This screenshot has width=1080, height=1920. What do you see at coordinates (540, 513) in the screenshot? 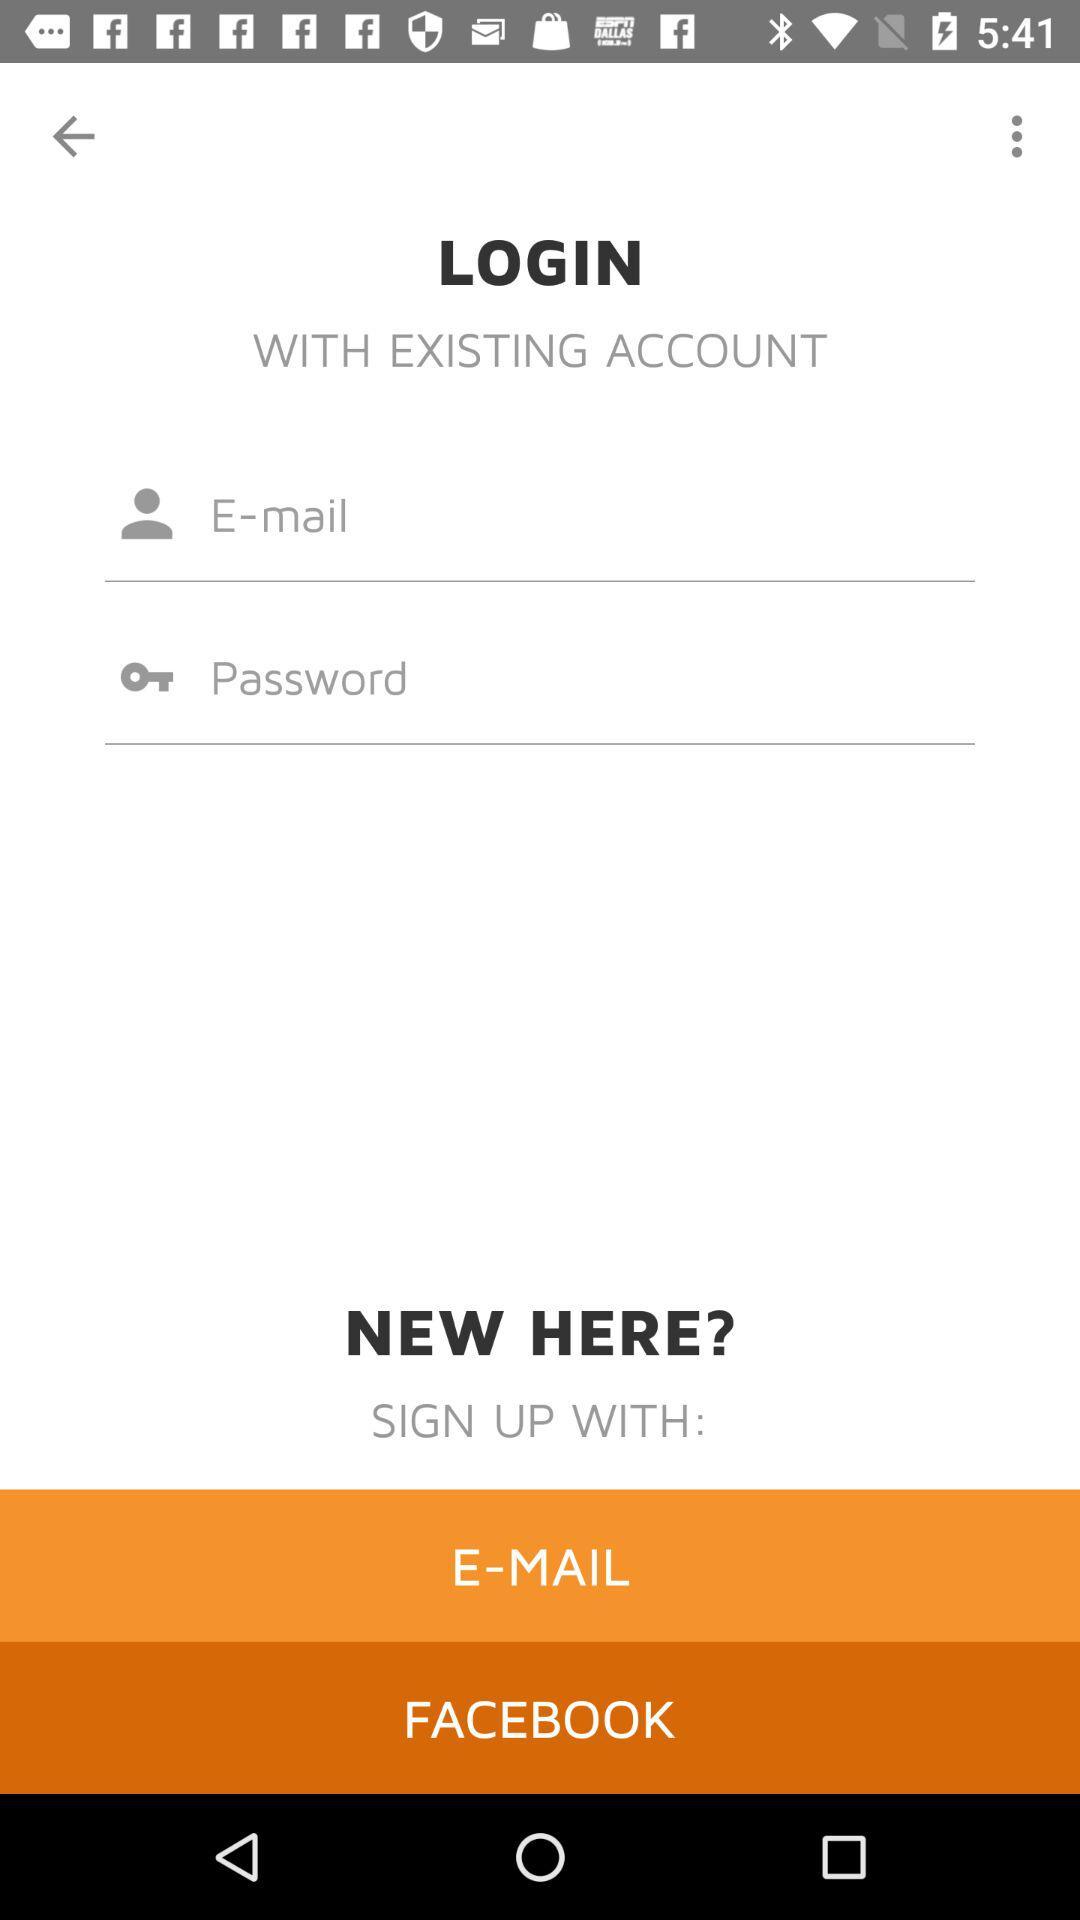
I see `item below with existing account icon` at bounding box center [540, 513].